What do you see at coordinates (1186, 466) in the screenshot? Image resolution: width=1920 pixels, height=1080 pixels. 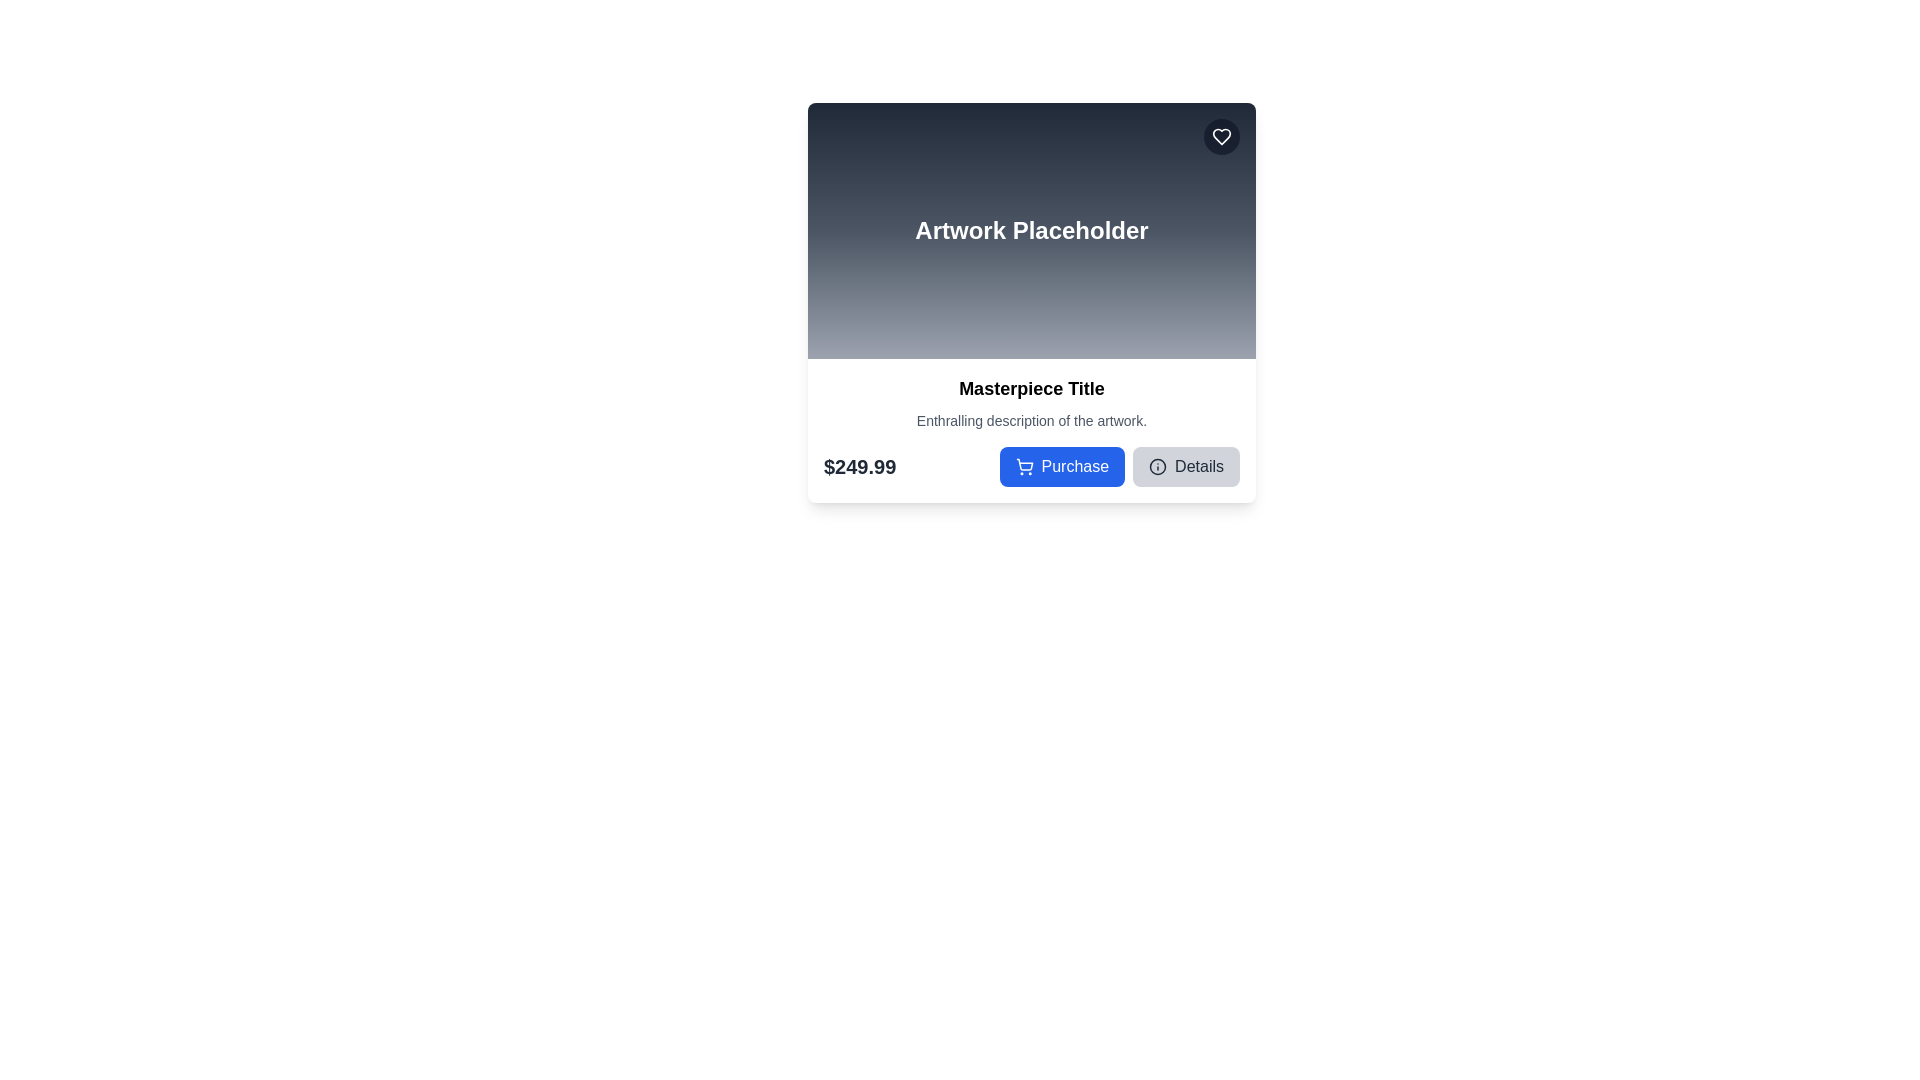 I see `the 'Details' button located in the lower right corner of the card component for keyboard interaction` at bounding box center [1186, 466].